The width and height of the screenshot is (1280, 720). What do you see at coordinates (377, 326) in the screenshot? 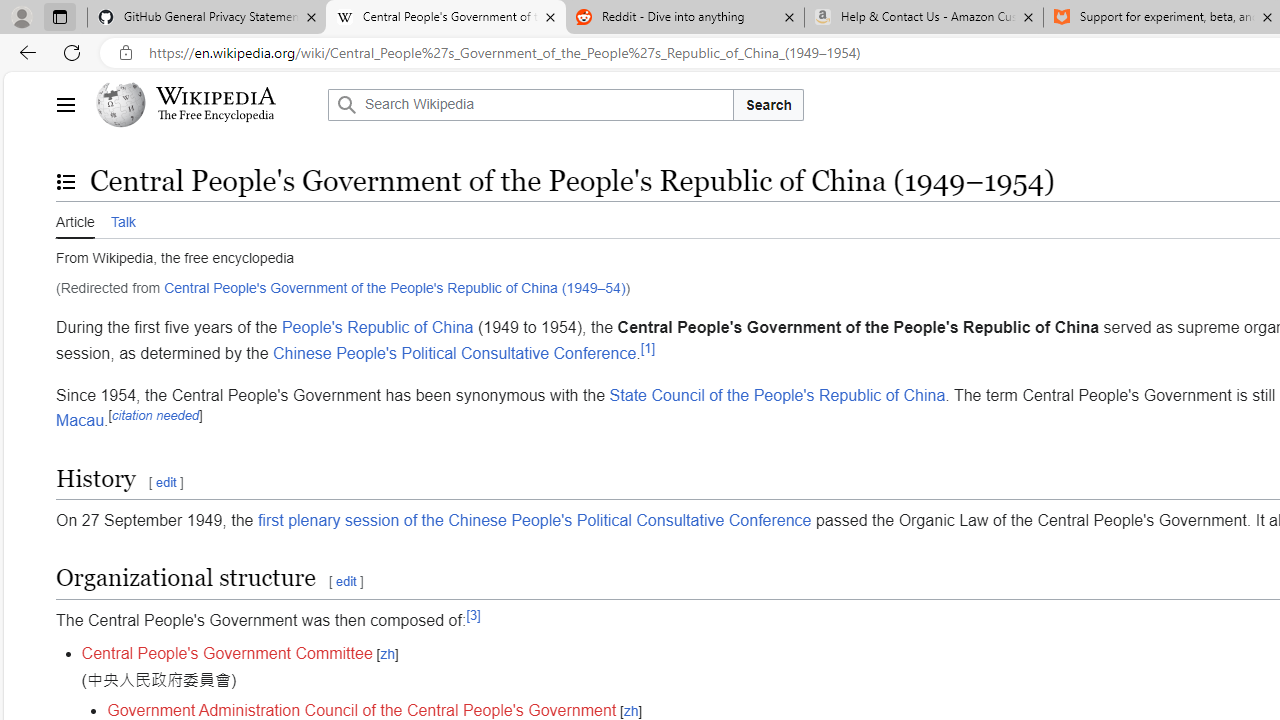
I see `'People'` at bounding box center [377, 326].